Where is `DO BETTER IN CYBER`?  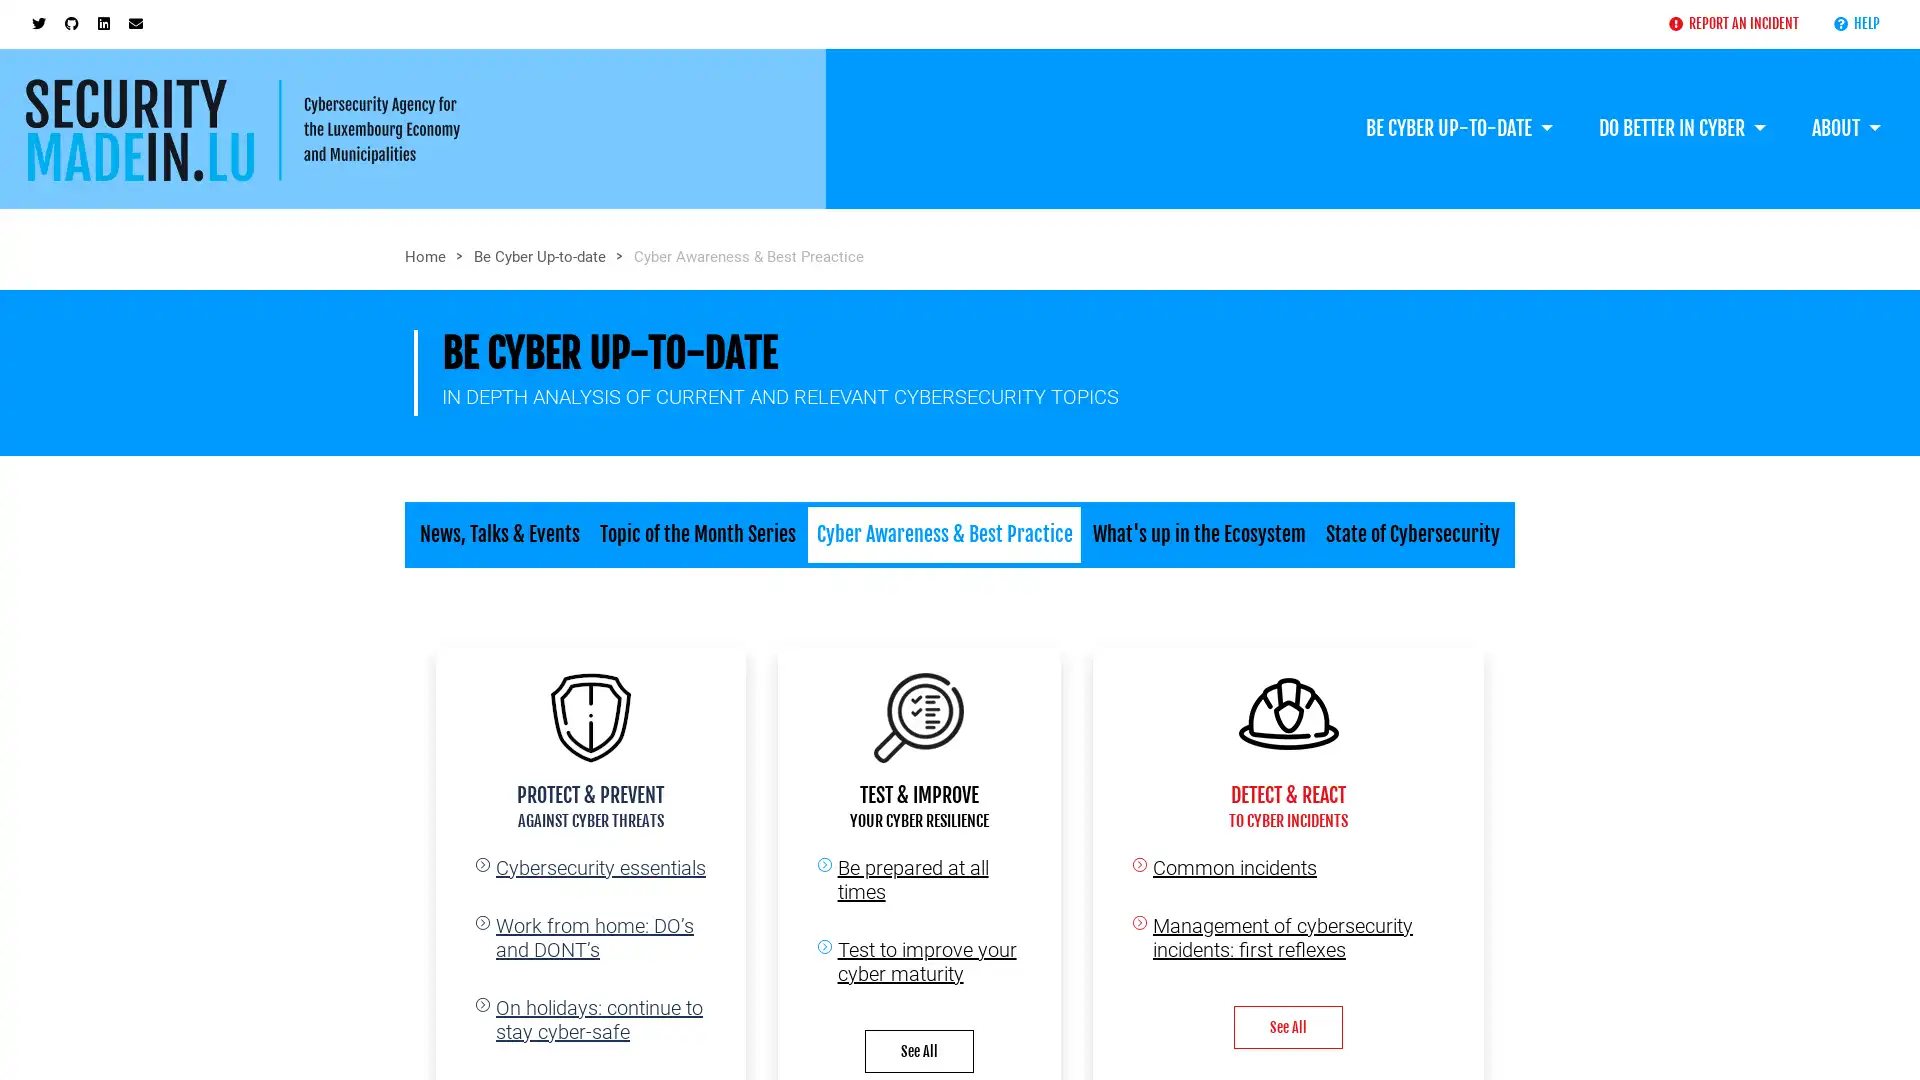
DO BETTER IN CYBER is located at coordinates (1680, 108).